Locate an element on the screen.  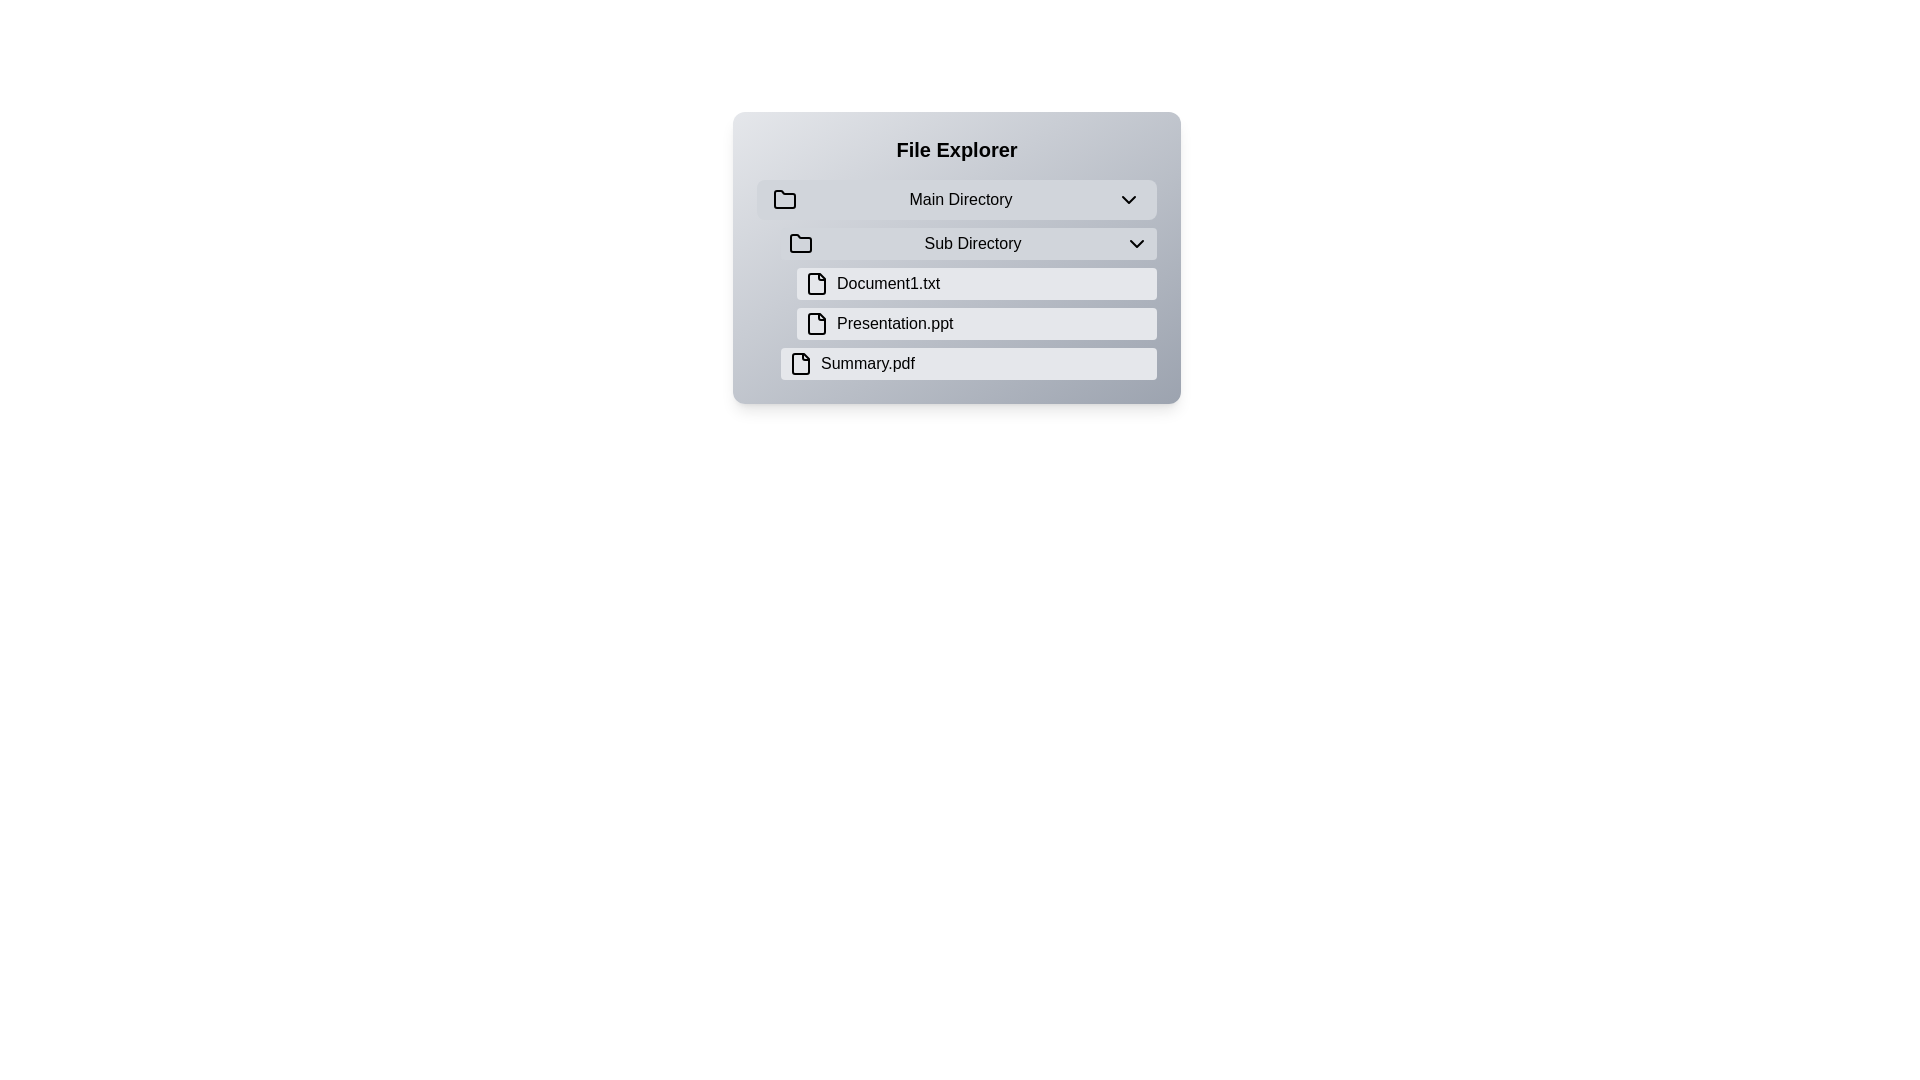
the file icon representing 'Presentation.ppt' is located at coordinates (816, 323).